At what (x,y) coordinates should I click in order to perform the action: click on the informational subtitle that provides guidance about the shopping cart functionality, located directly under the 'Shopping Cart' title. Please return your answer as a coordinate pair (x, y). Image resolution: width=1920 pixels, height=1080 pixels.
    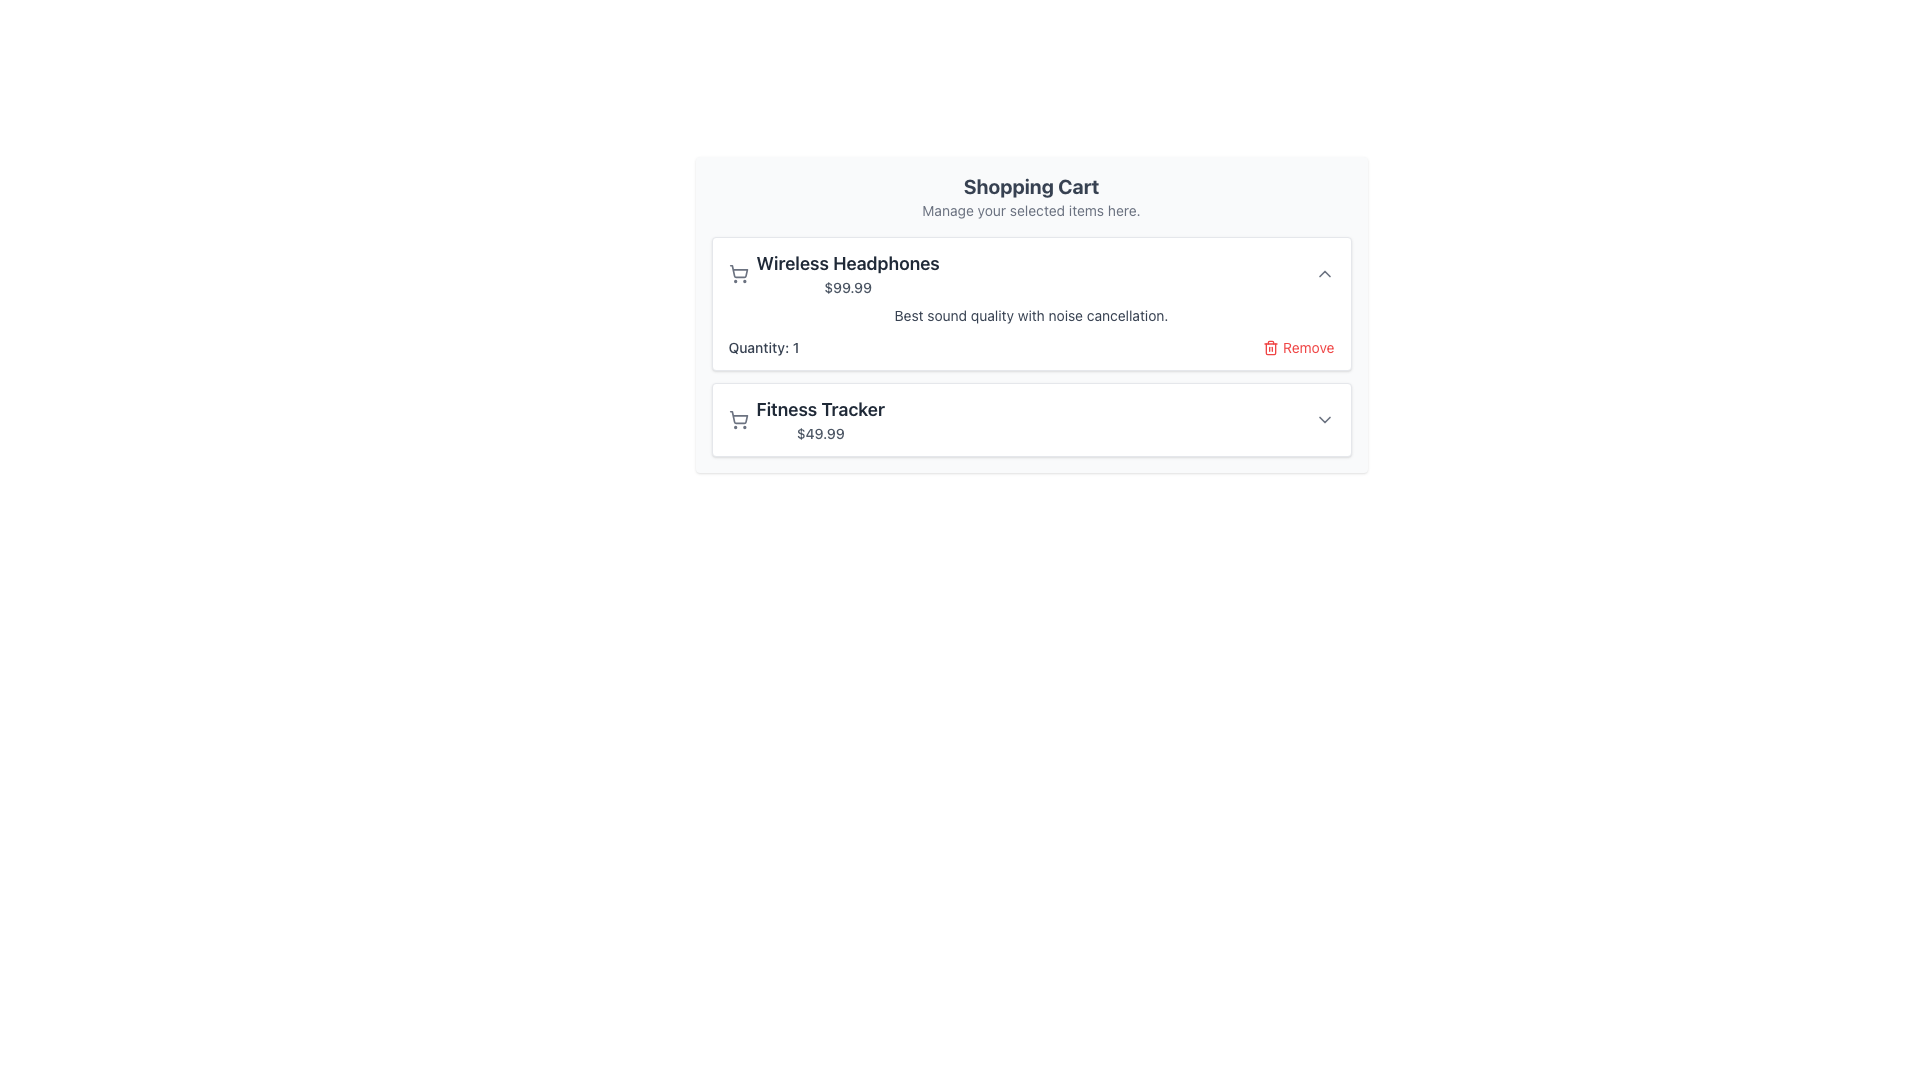
    Looking at the image, I should click on (1031, 211).